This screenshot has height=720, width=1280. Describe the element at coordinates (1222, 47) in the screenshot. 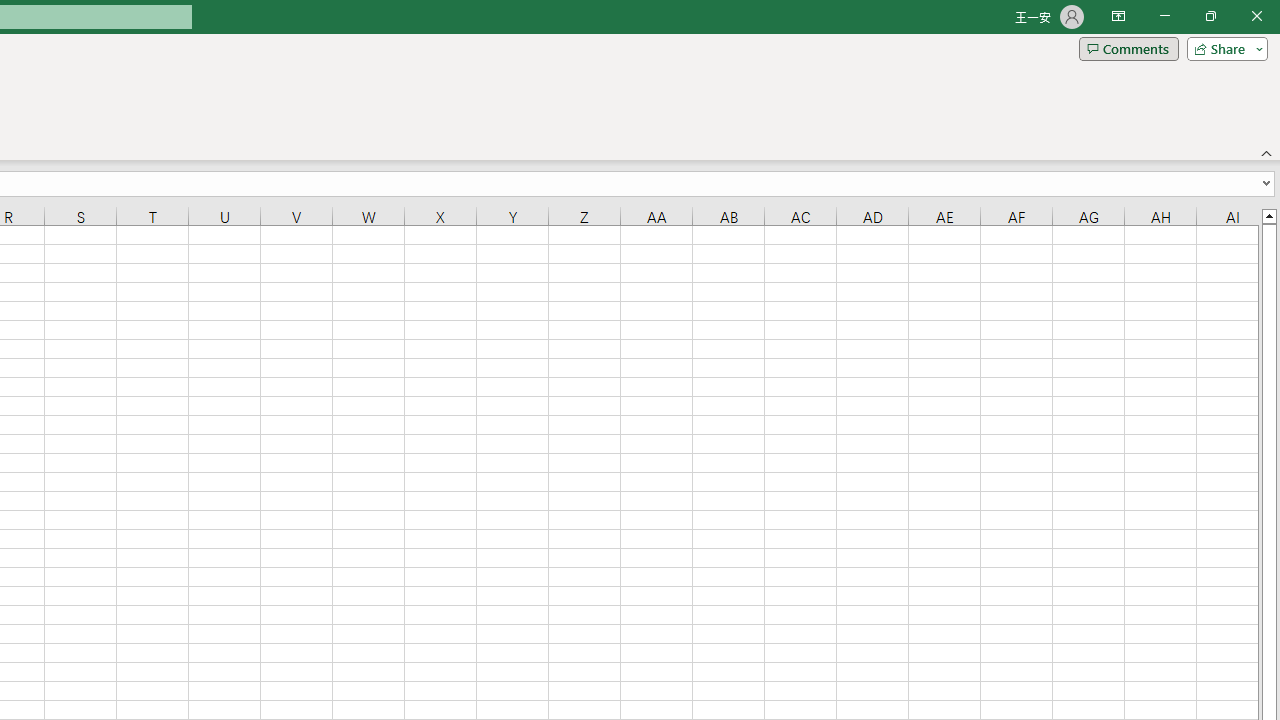

I see `'Share'` at that location.